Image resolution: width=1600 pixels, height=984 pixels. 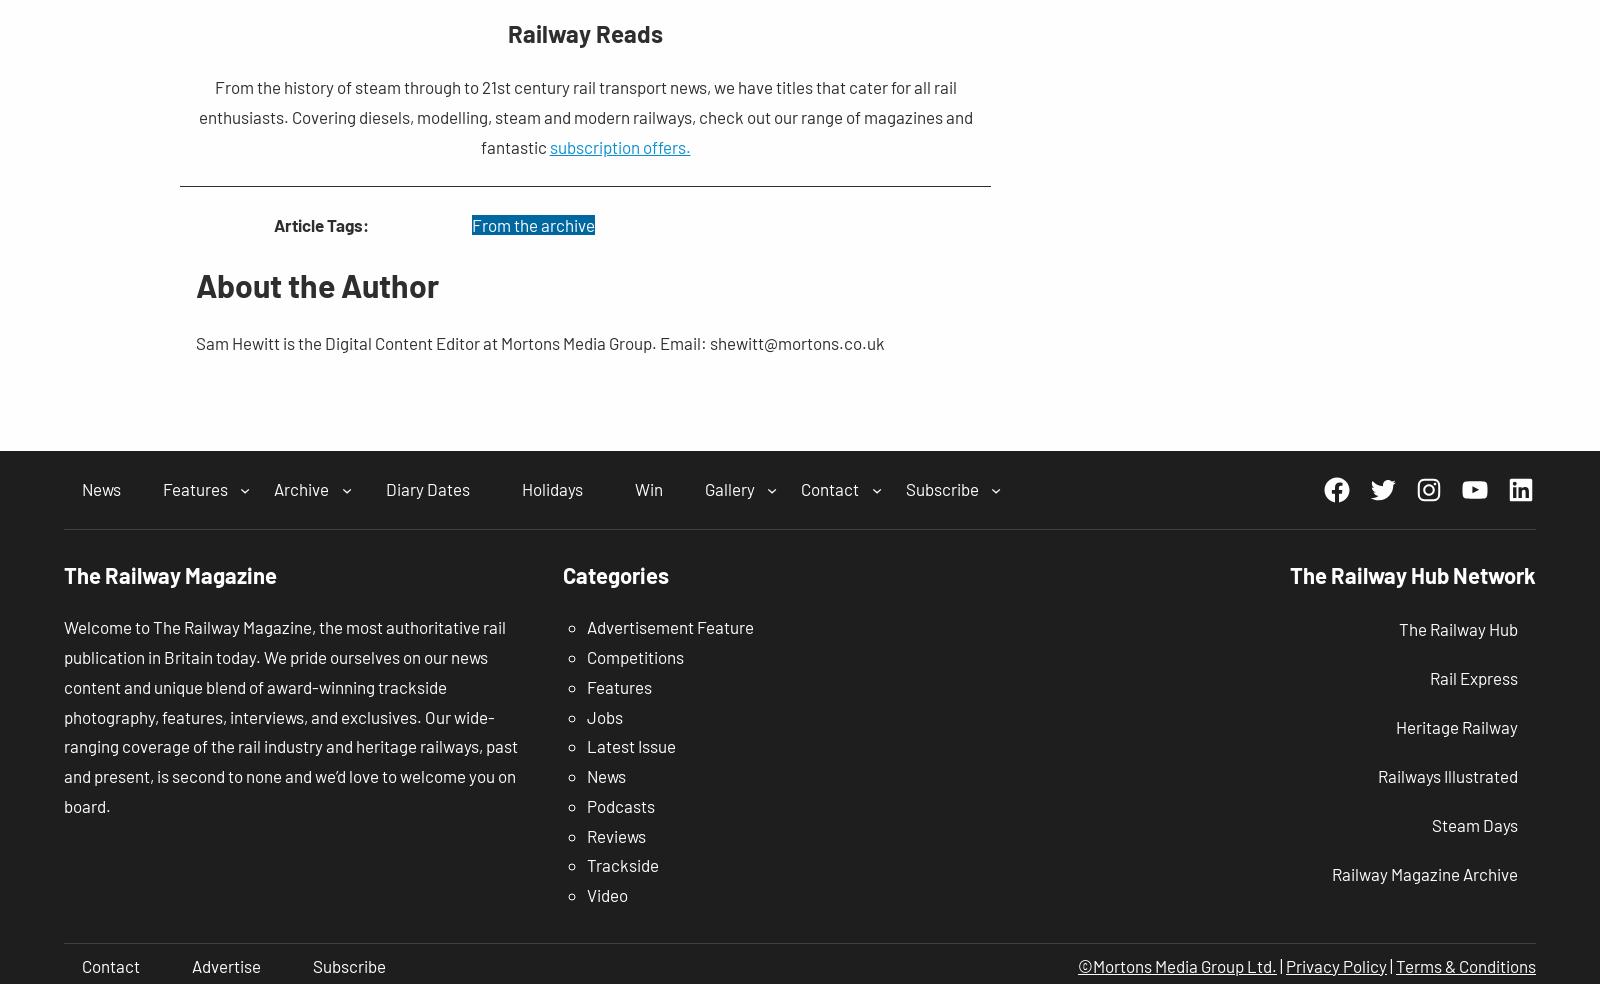 What do you see at coordinates (606, 895) in the screenshot?
I see `'Video'` at bounding box center [606, 895].